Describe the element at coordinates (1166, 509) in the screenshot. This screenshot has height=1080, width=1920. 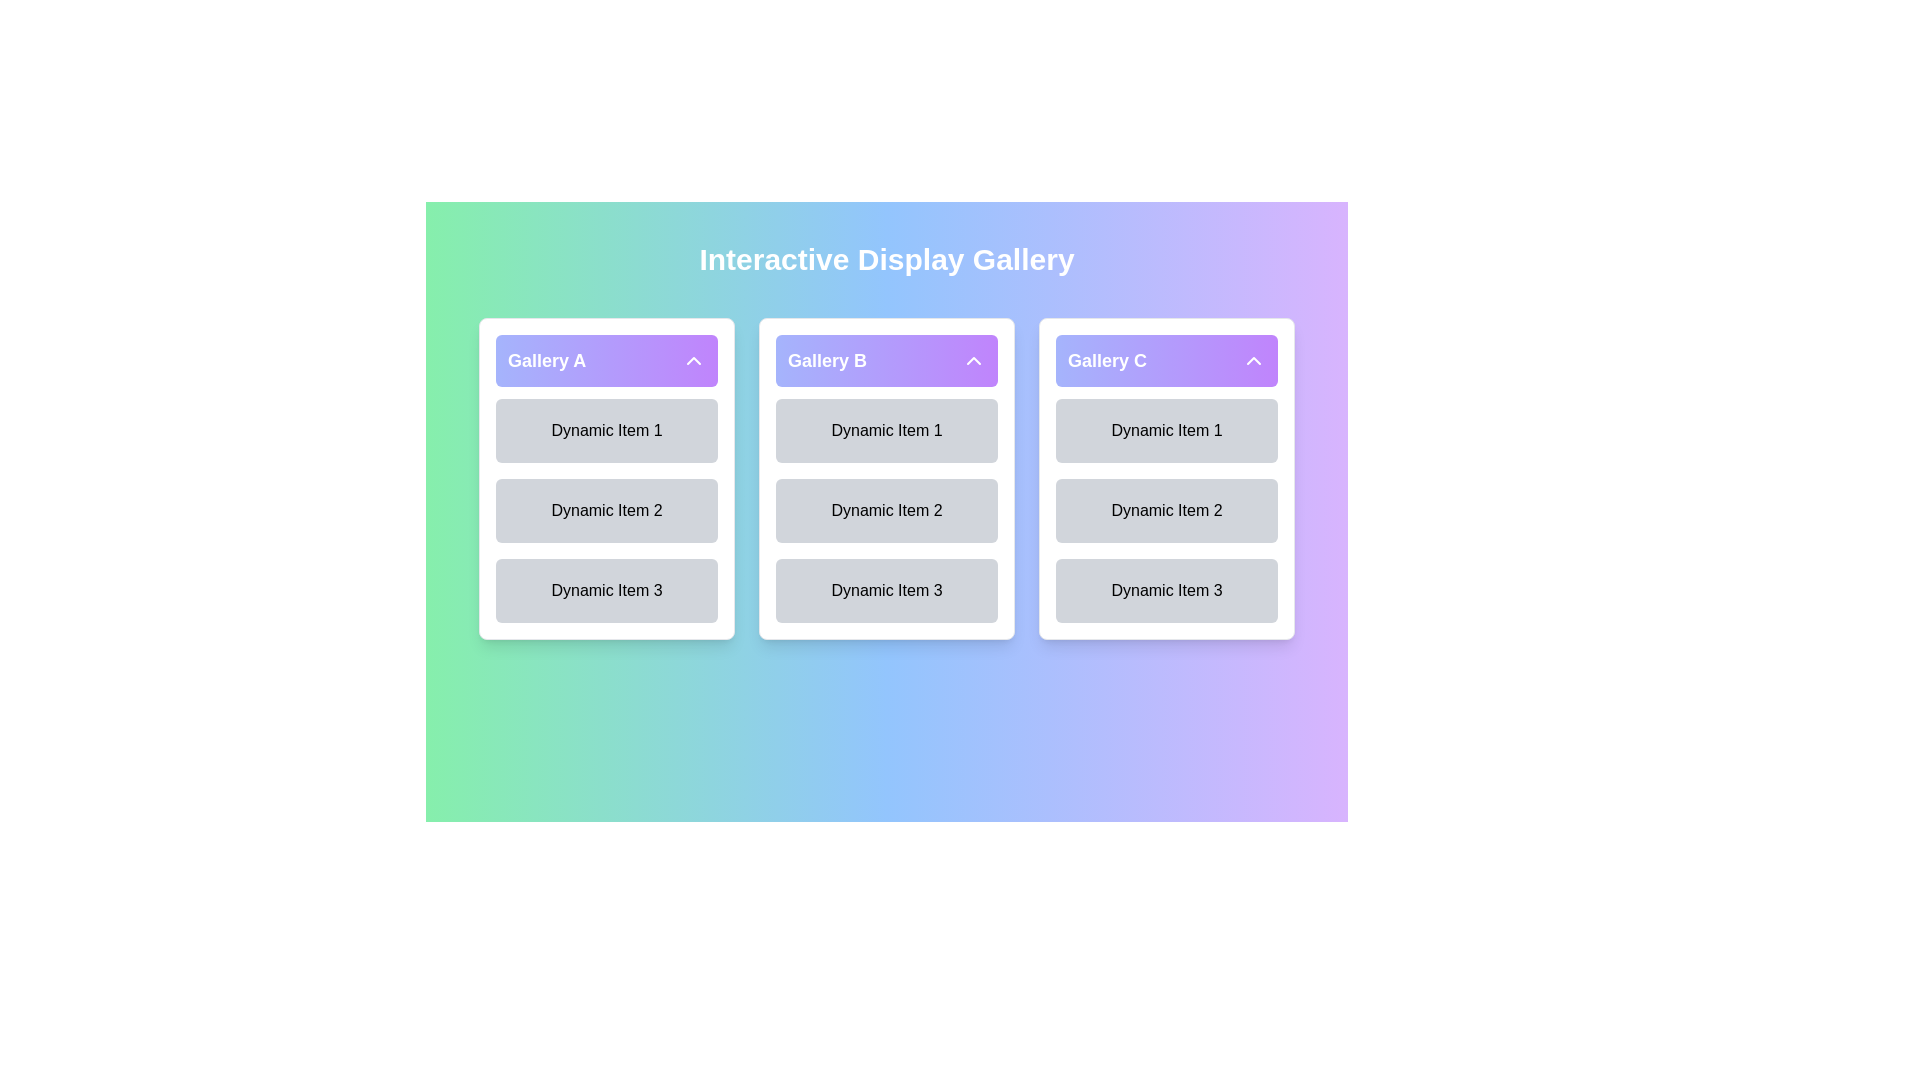
I see `the rectangular button-like component with rounded corners and centered black text 'Dynamic Item 2' in Gallery C, positioned below 'Dynamic Item 1'` at that location.